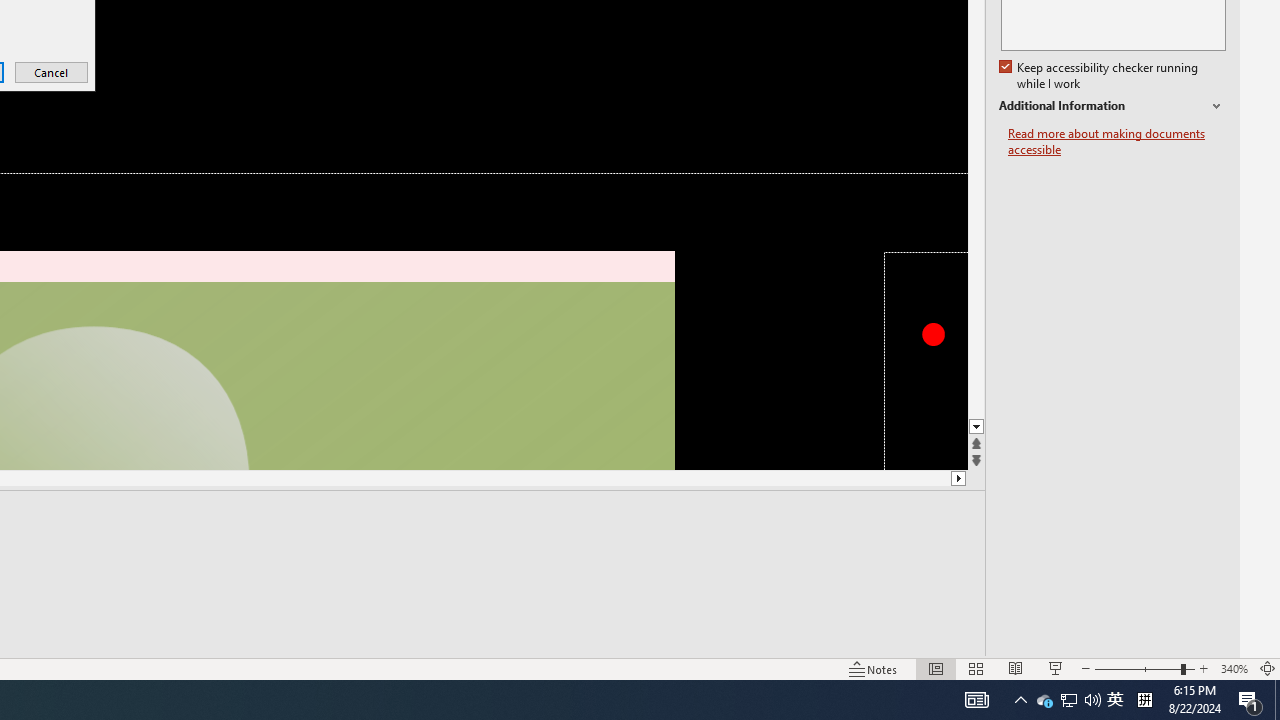 The image size is (1280, 720). Describe the element at coordinates (1276, 698) in the screenshot. I see `'Show desktop'` at that location.